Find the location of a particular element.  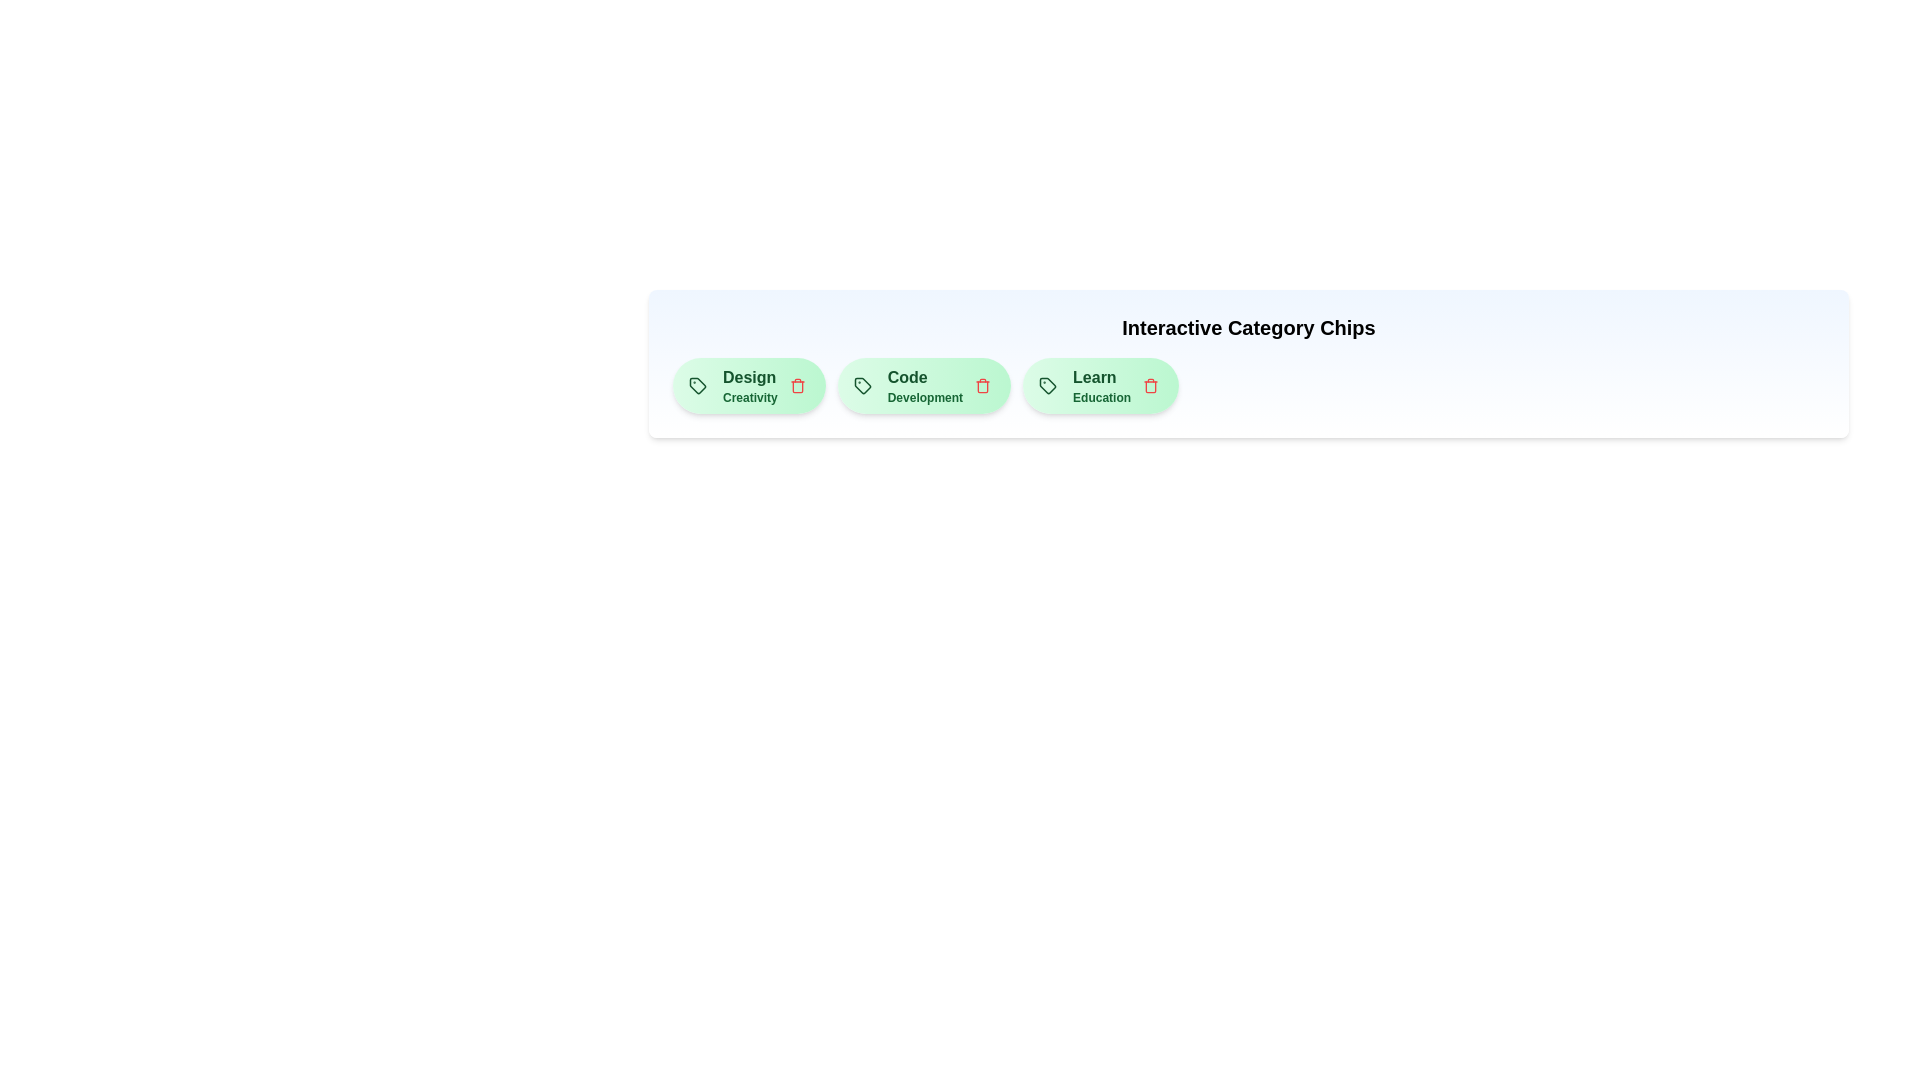

trash icon of the chip labeled Learn to remove it is located at coordinates (1151, 385).